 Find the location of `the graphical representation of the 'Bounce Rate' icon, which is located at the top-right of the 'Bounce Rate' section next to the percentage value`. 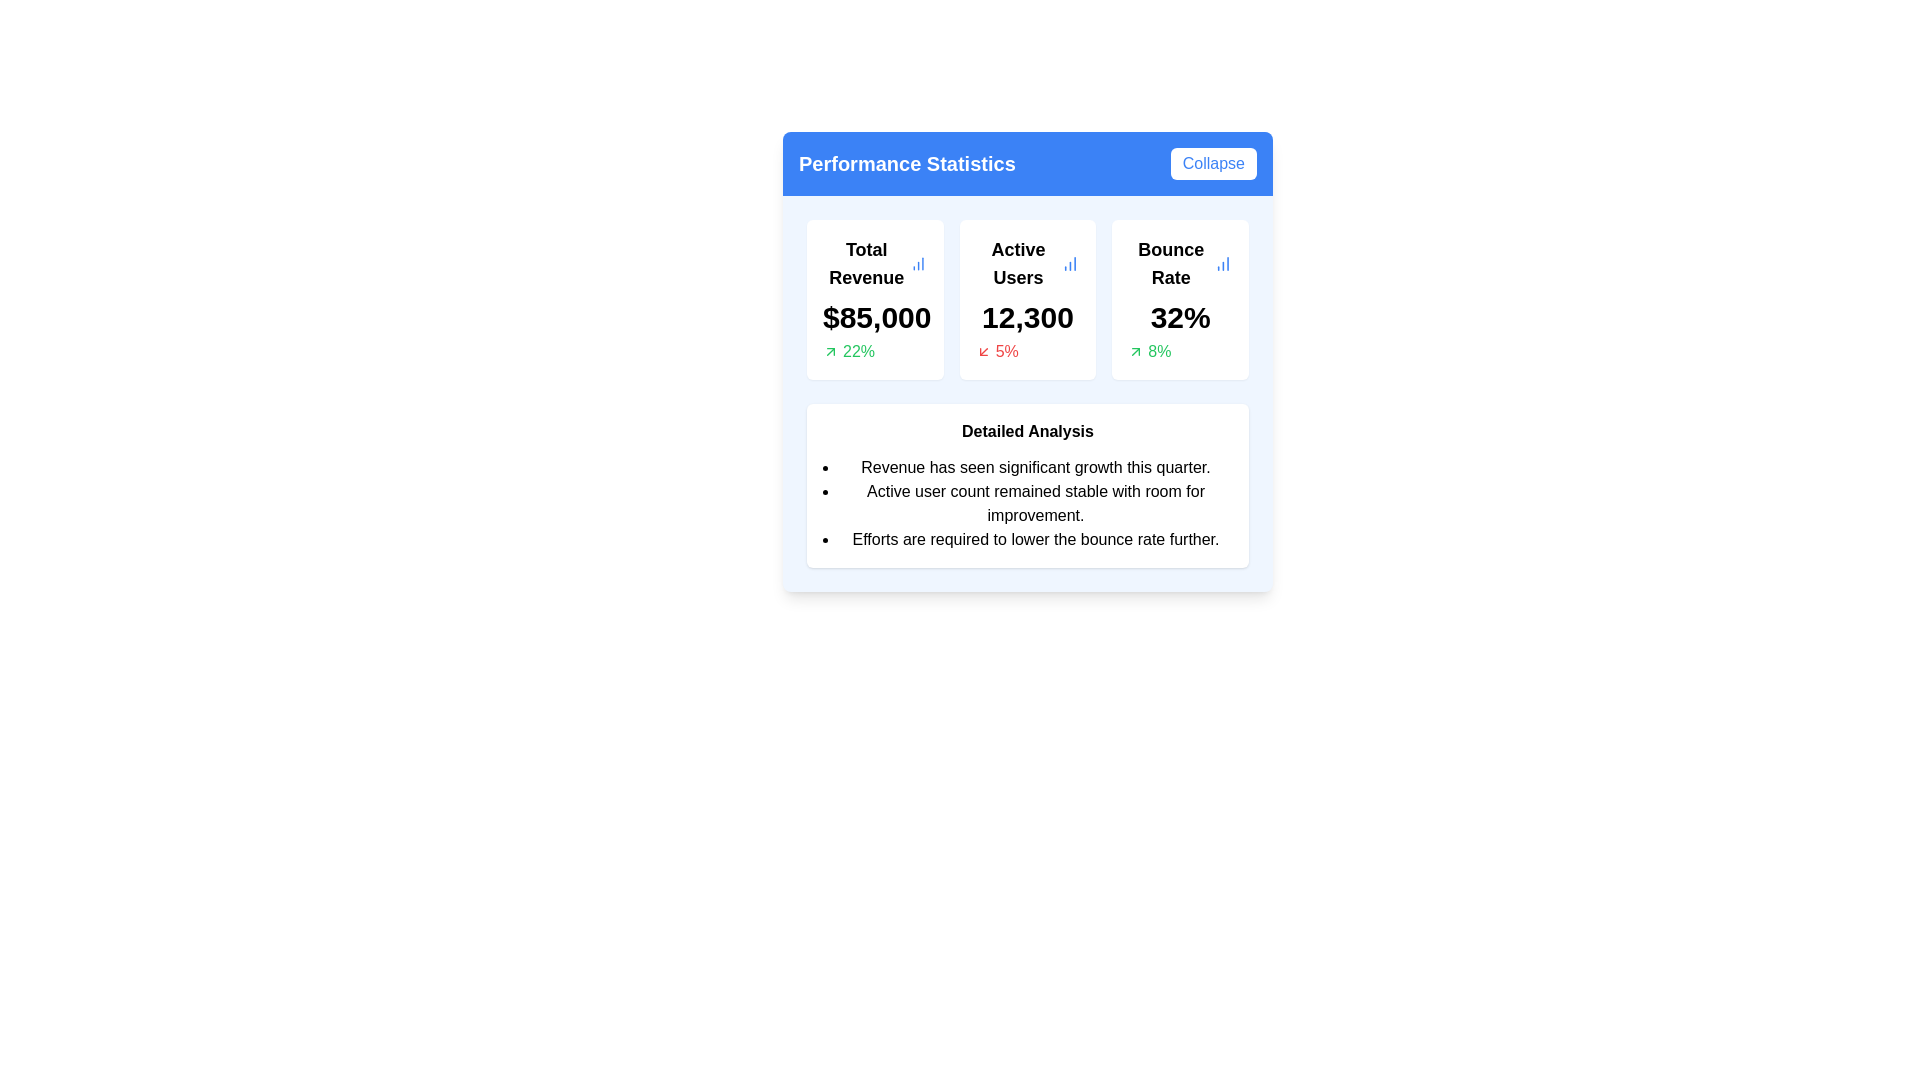

the graphical representation of the 'Bounce Rate' icon, which is located at the top-right of the 'Bounce Rate' section next to the percentage value is located at coordinates (1222, 262).